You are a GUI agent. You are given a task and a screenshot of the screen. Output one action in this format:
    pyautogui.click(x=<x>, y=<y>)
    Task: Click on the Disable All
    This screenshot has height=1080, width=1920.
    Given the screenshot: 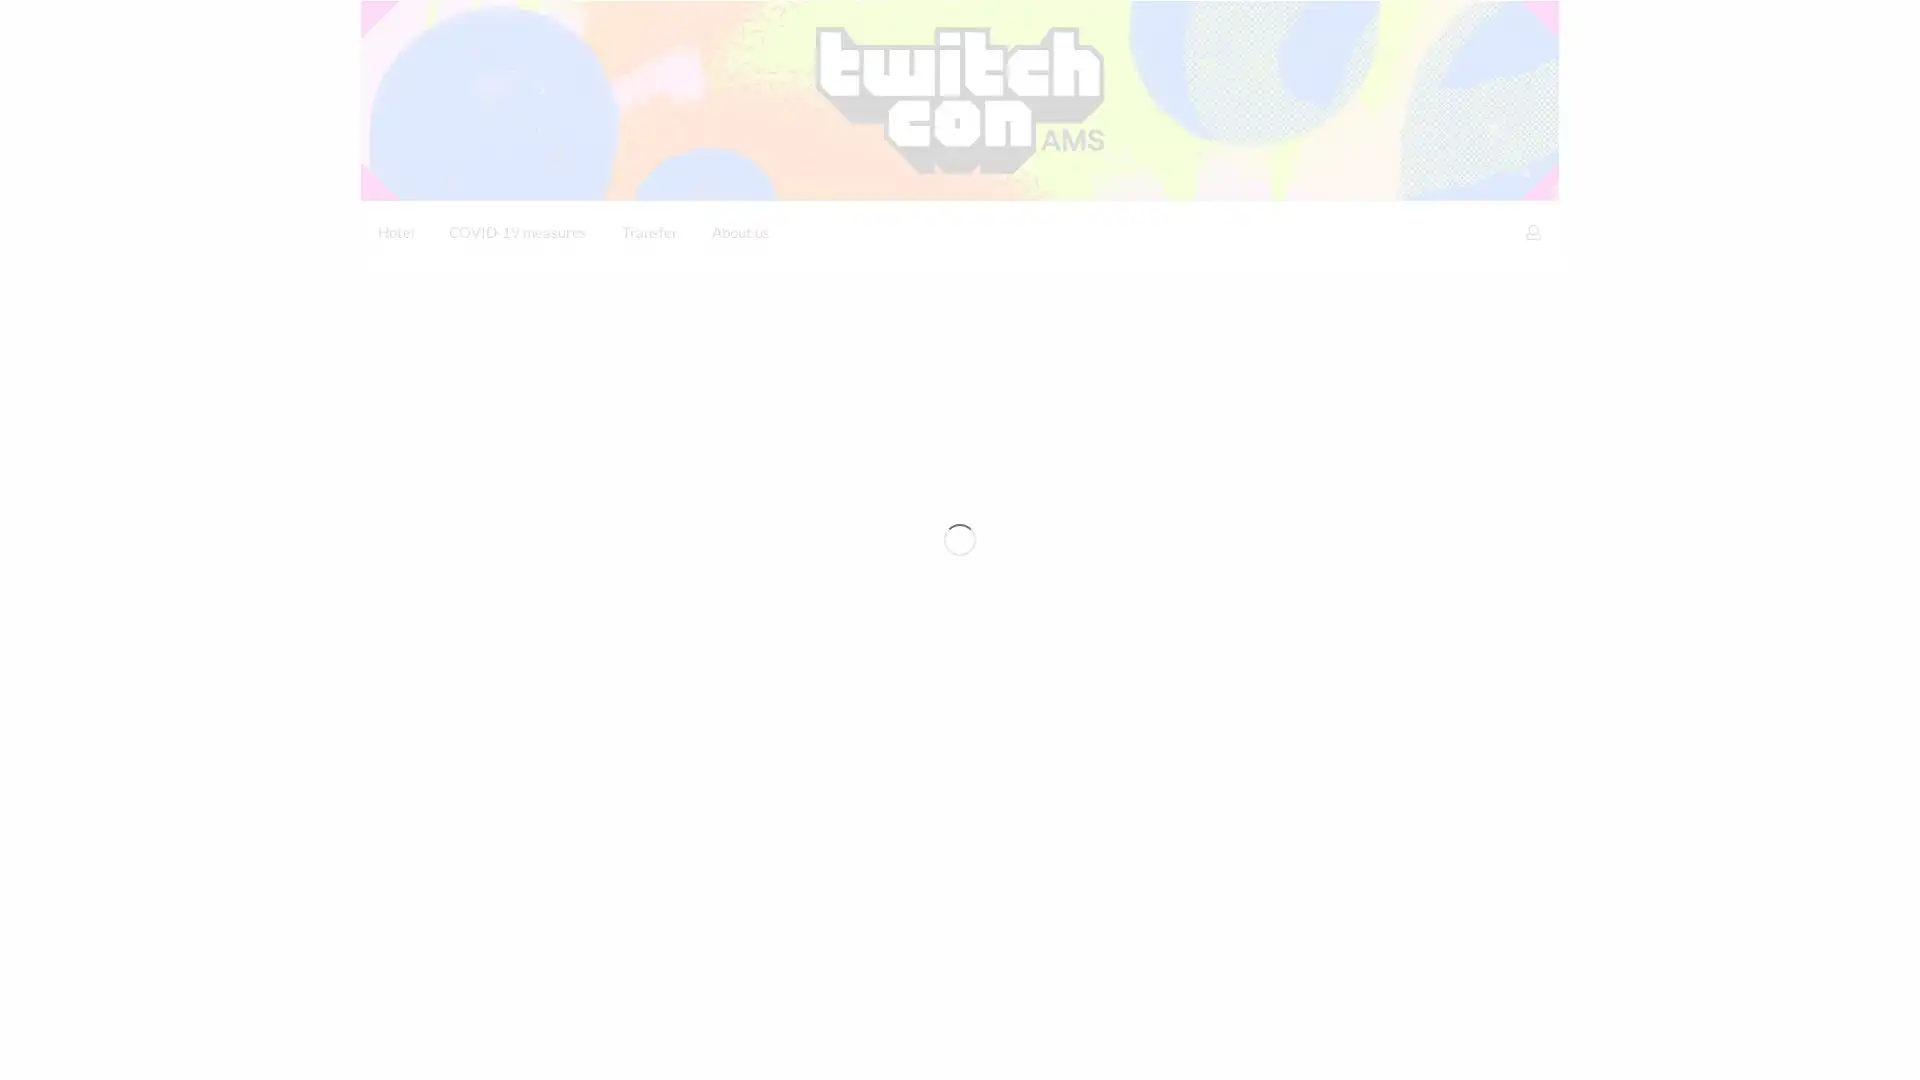 What is the action you would take?
    pyautogui.click(x=1371, y=1047)
    